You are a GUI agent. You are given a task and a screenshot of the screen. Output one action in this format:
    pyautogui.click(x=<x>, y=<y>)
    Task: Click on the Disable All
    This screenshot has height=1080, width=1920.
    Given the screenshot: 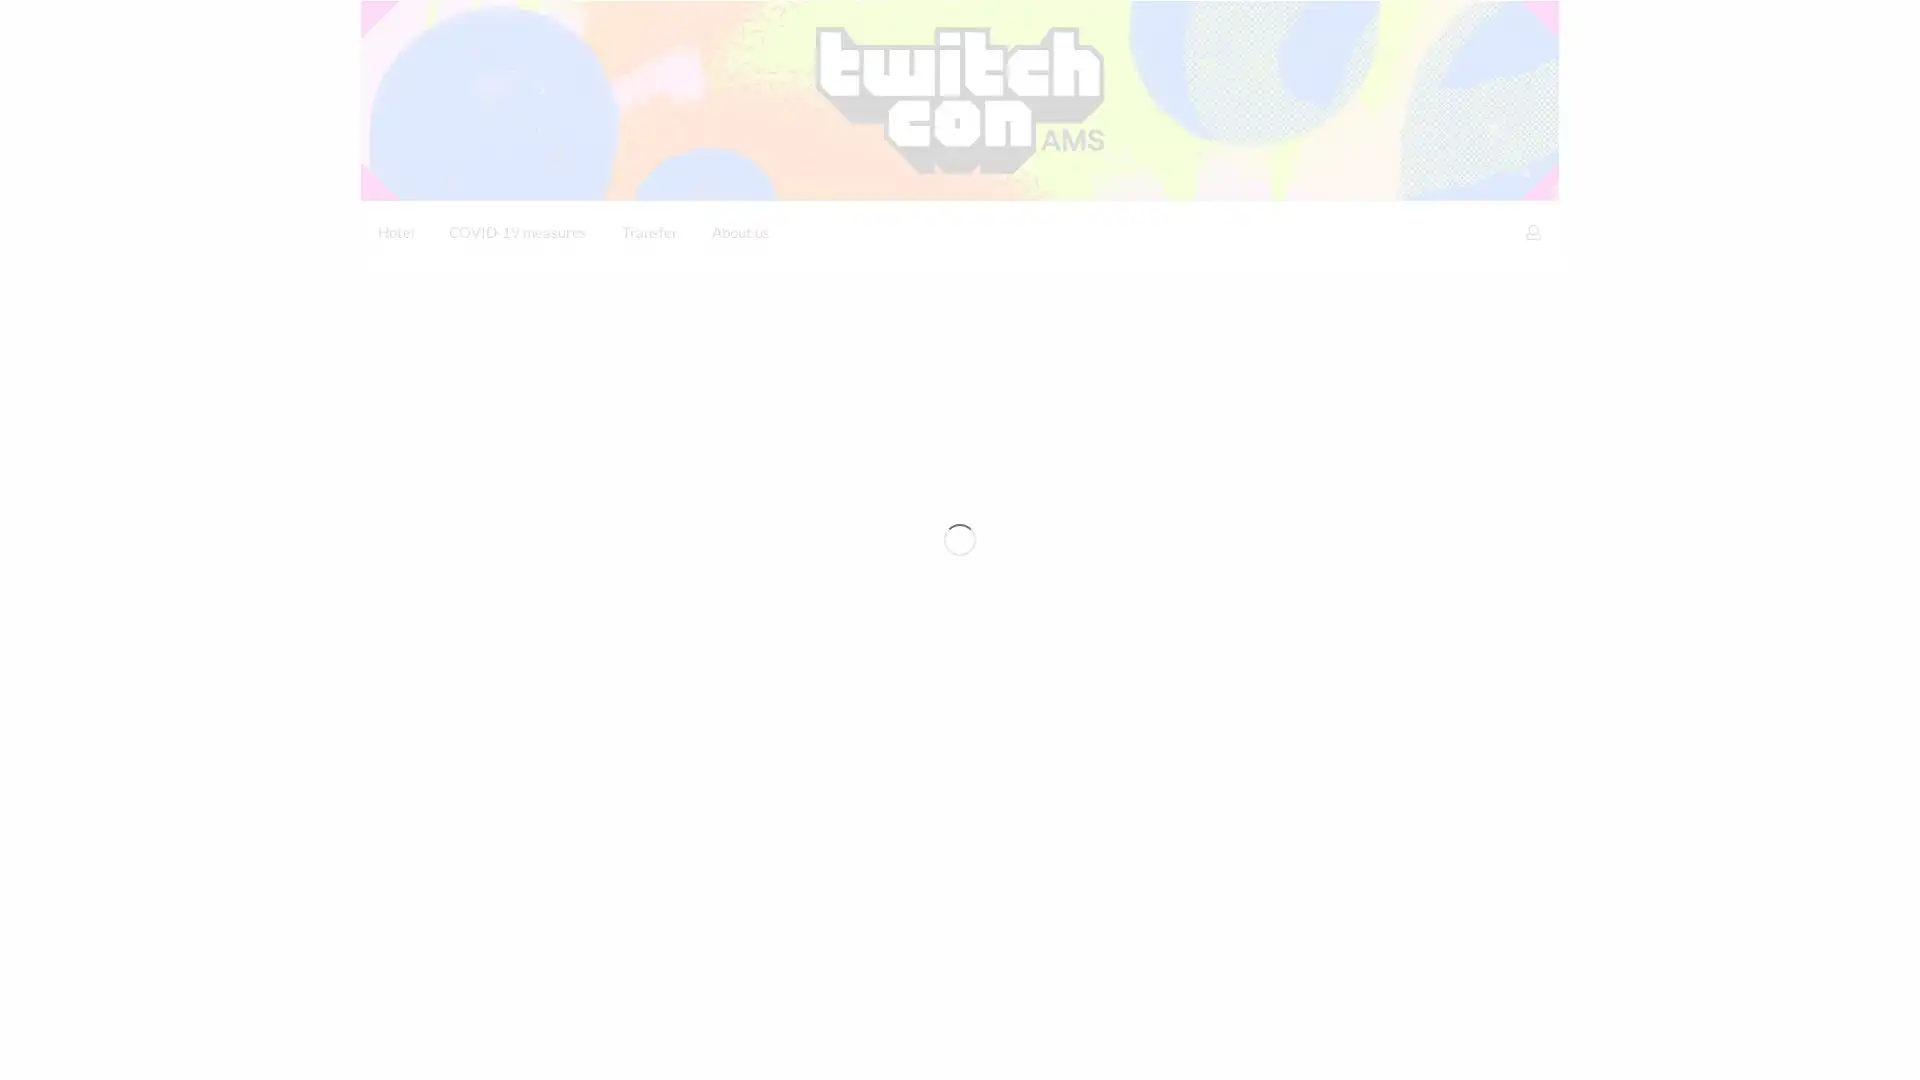 What is the action you would take?
    pyautogui.click(x=1371, y=1047)
    